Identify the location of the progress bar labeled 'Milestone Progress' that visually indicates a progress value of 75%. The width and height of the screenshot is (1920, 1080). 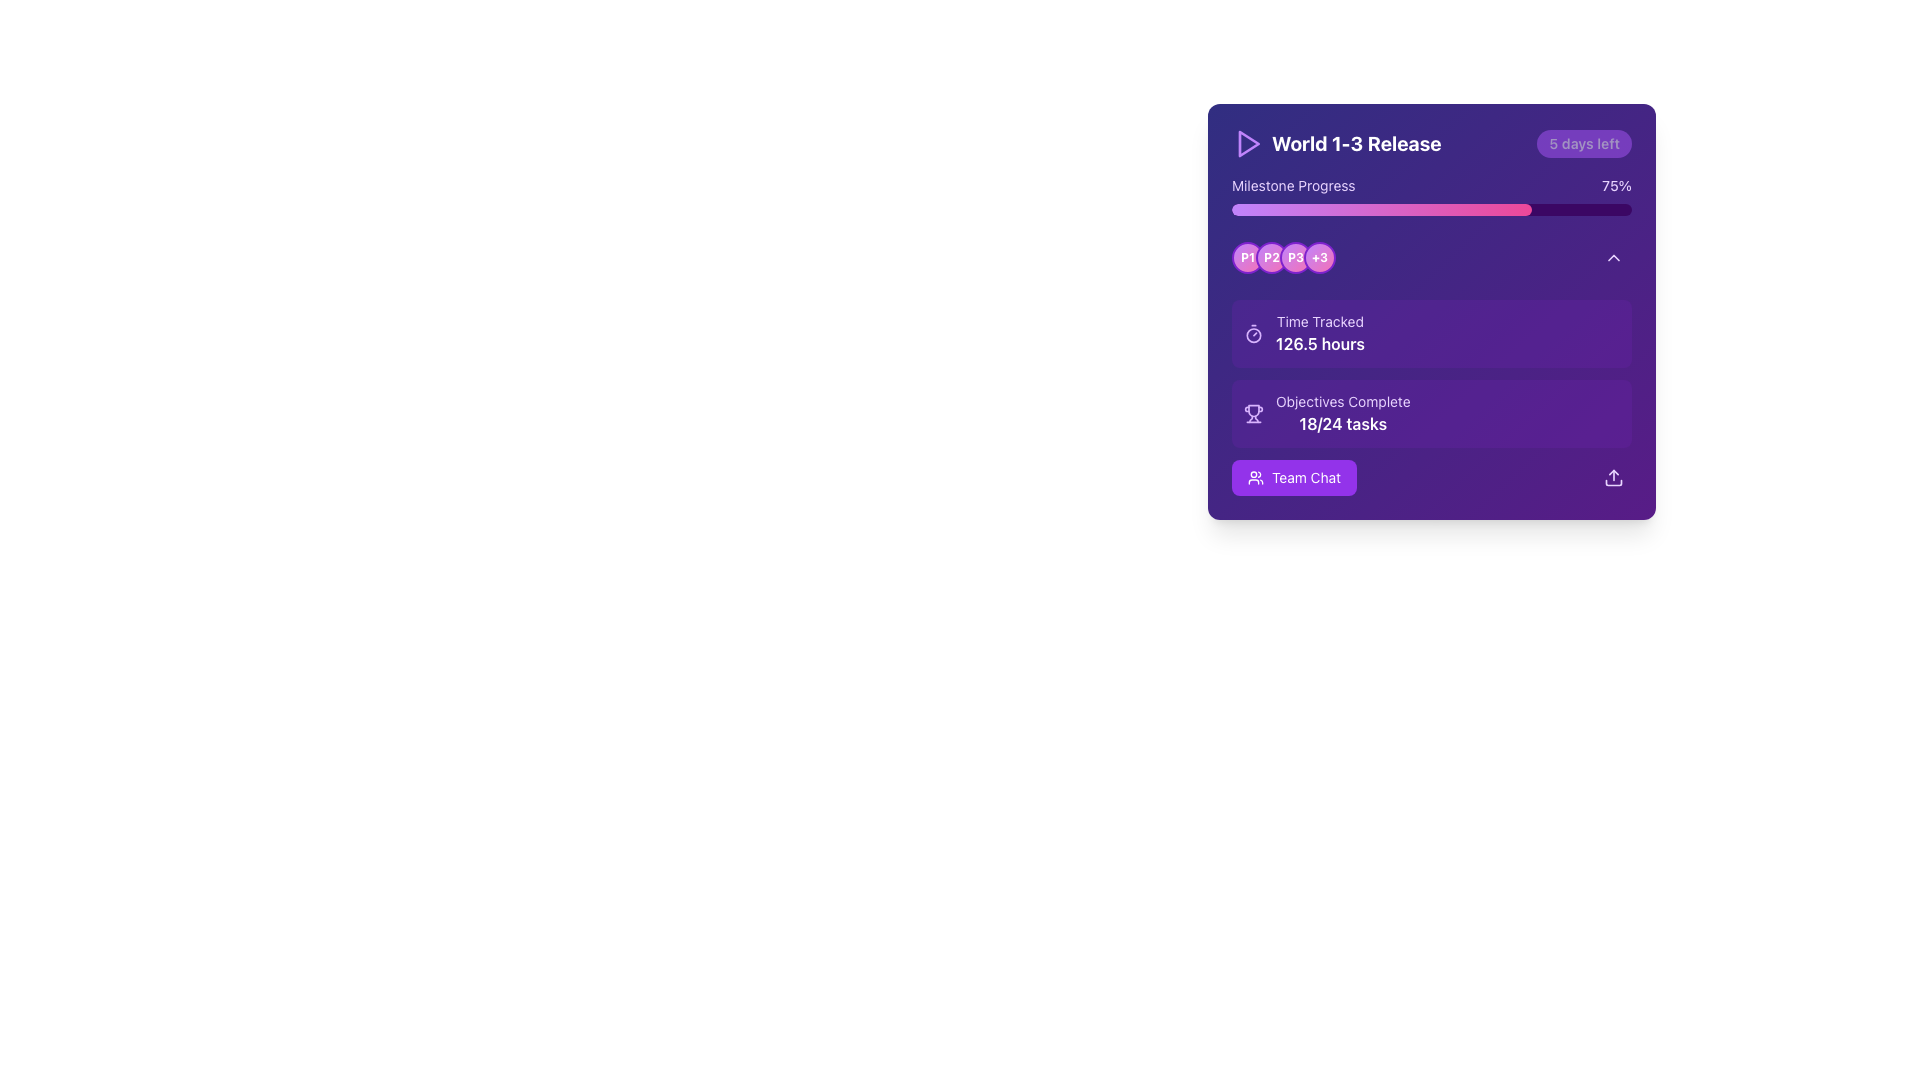
(1430, 196).